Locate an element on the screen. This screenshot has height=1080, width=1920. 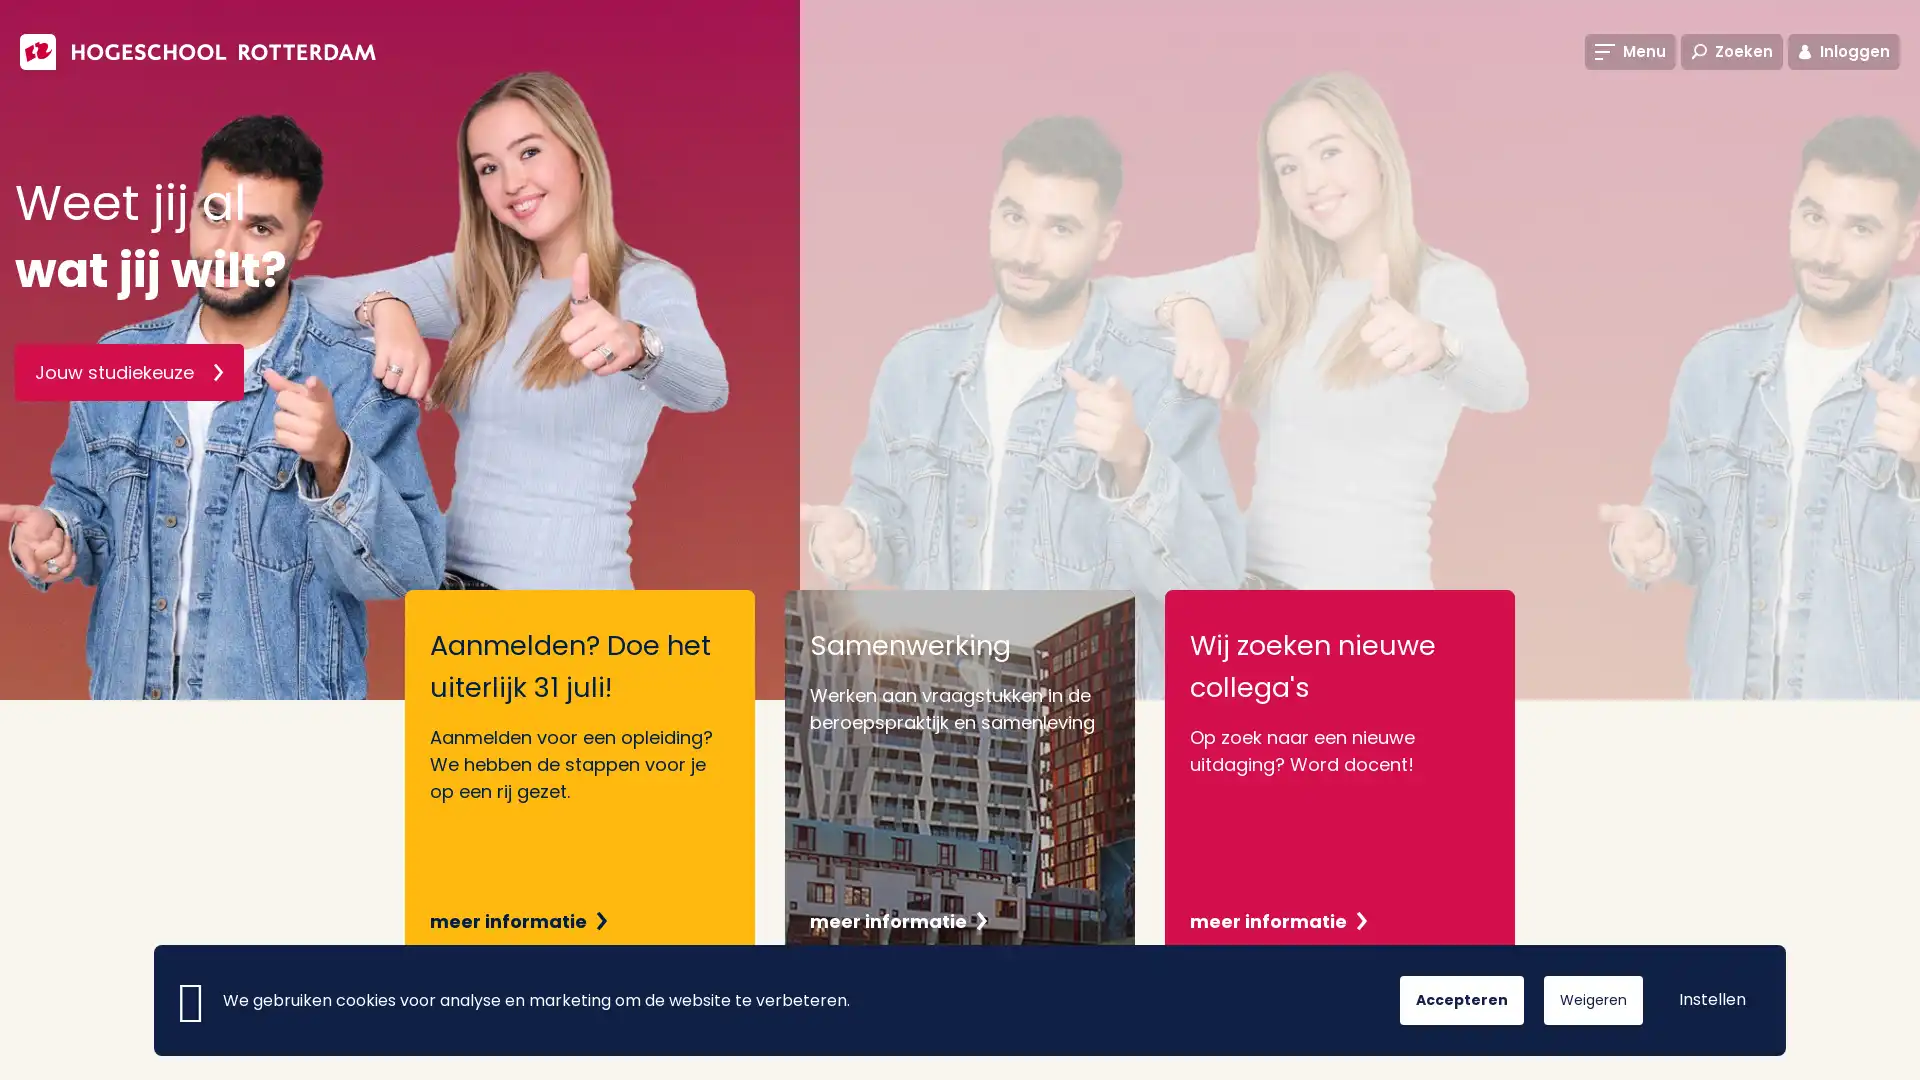
Accepteren is located at coordinates (1460, 1000).